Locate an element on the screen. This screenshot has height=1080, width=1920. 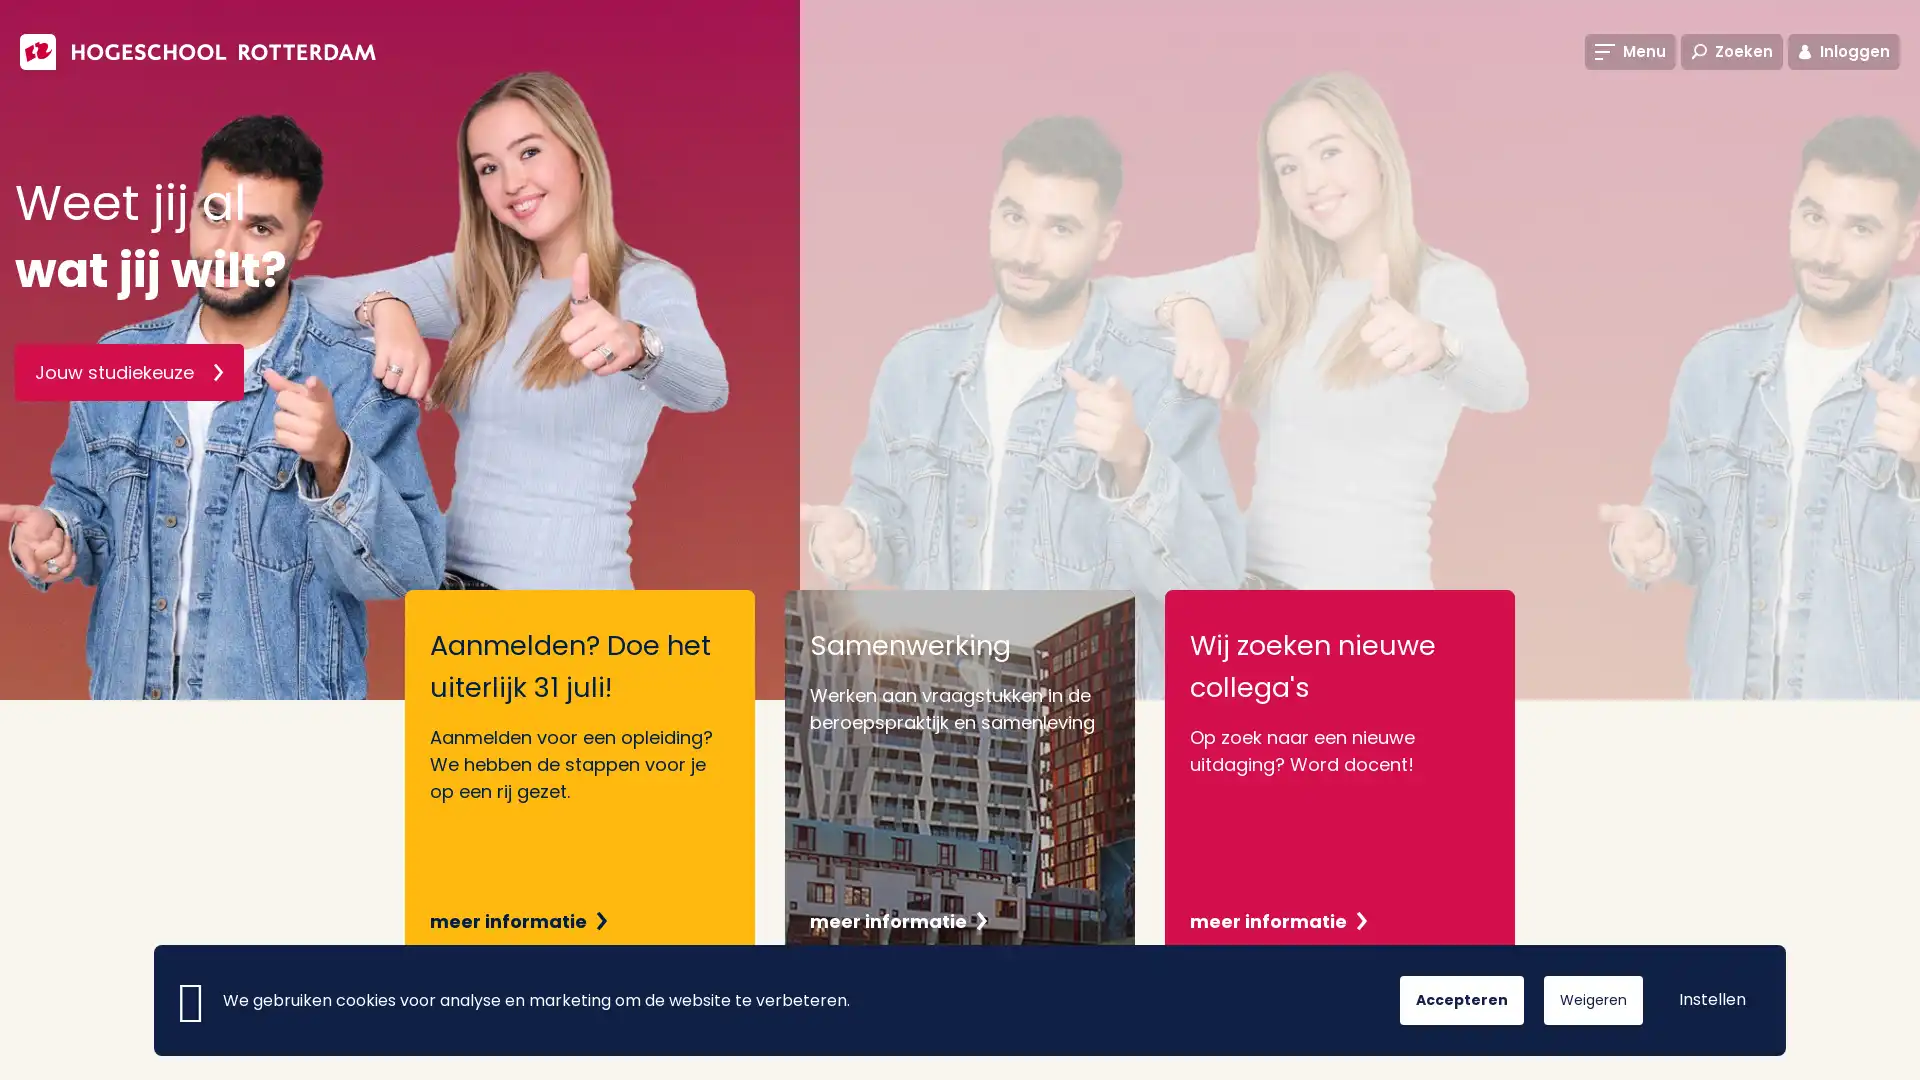
Accepteren is located at coordinates (1460, 1000).